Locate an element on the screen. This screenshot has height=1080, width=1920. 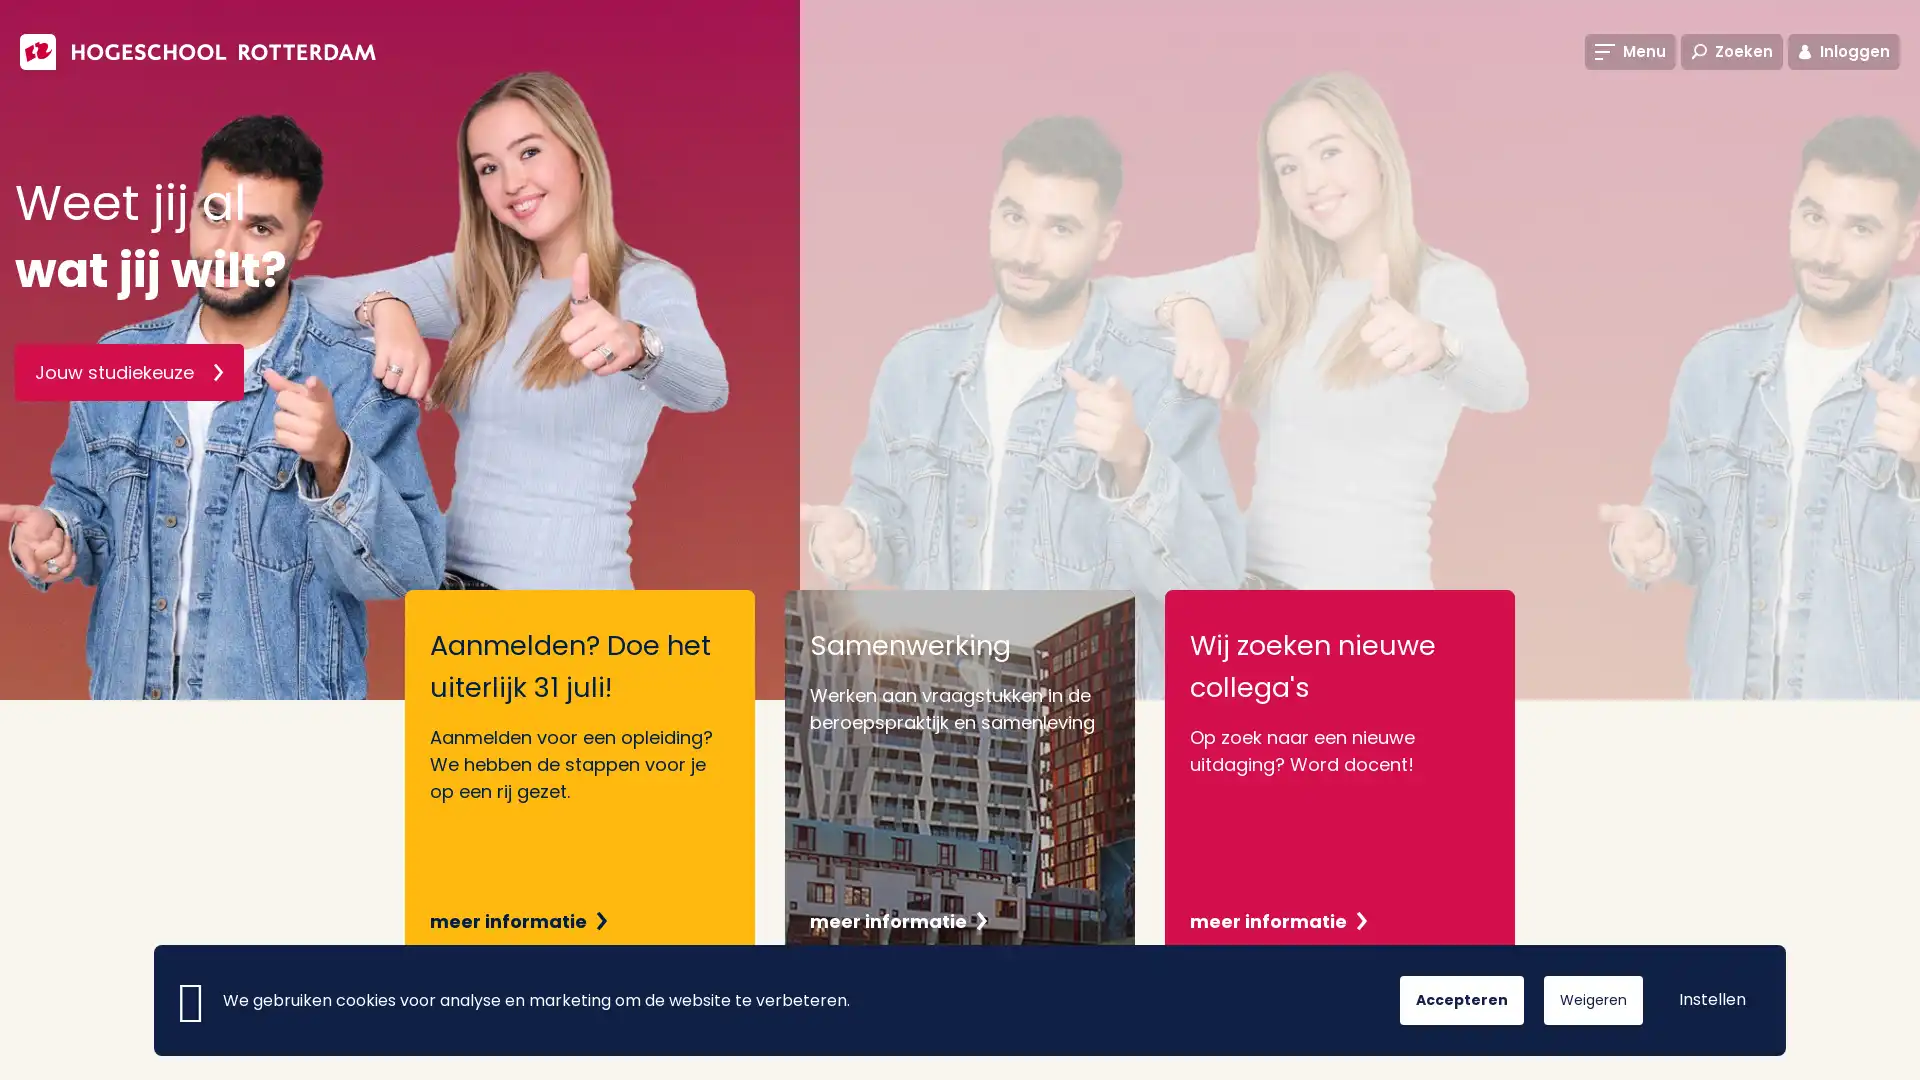
Accepteren is located at coordinates (1460, 1000).